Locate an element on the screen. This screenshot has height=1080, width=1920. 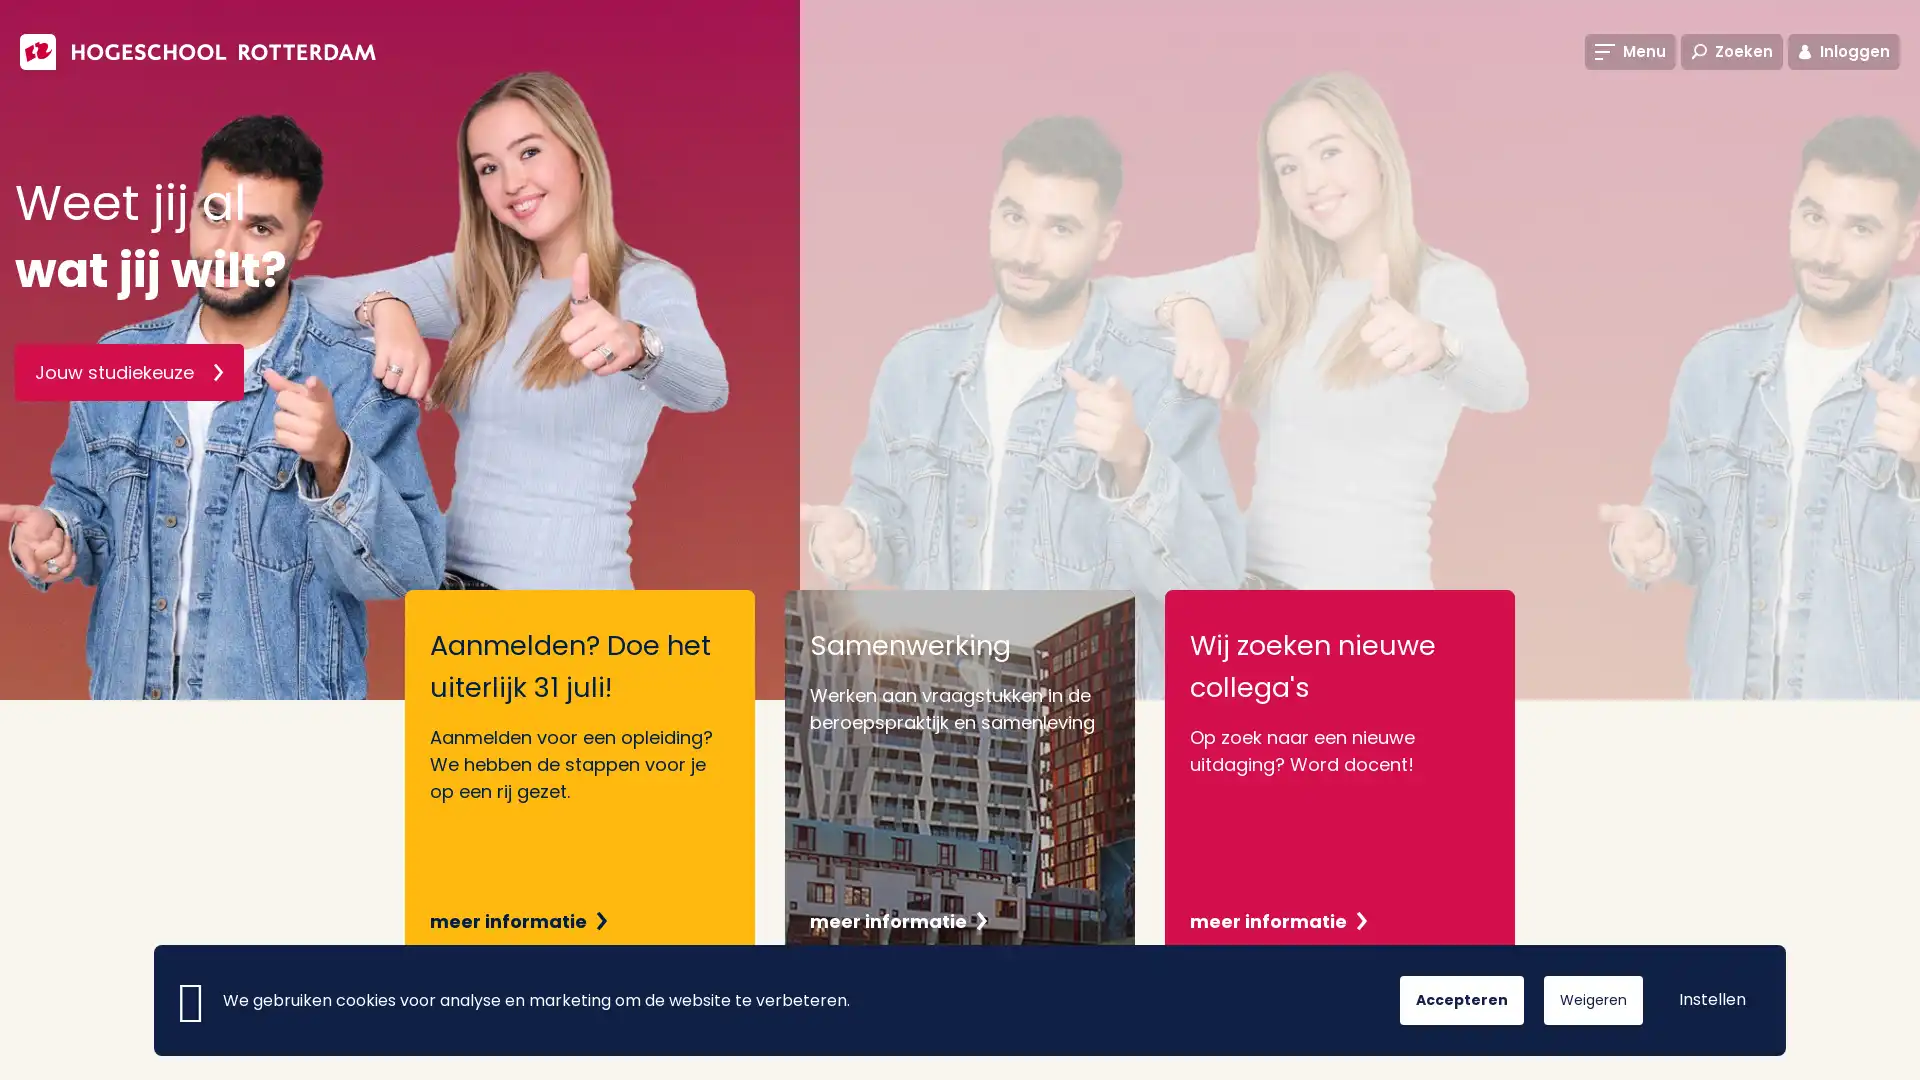
Accepteren is located at coordinates (1460, 1000).